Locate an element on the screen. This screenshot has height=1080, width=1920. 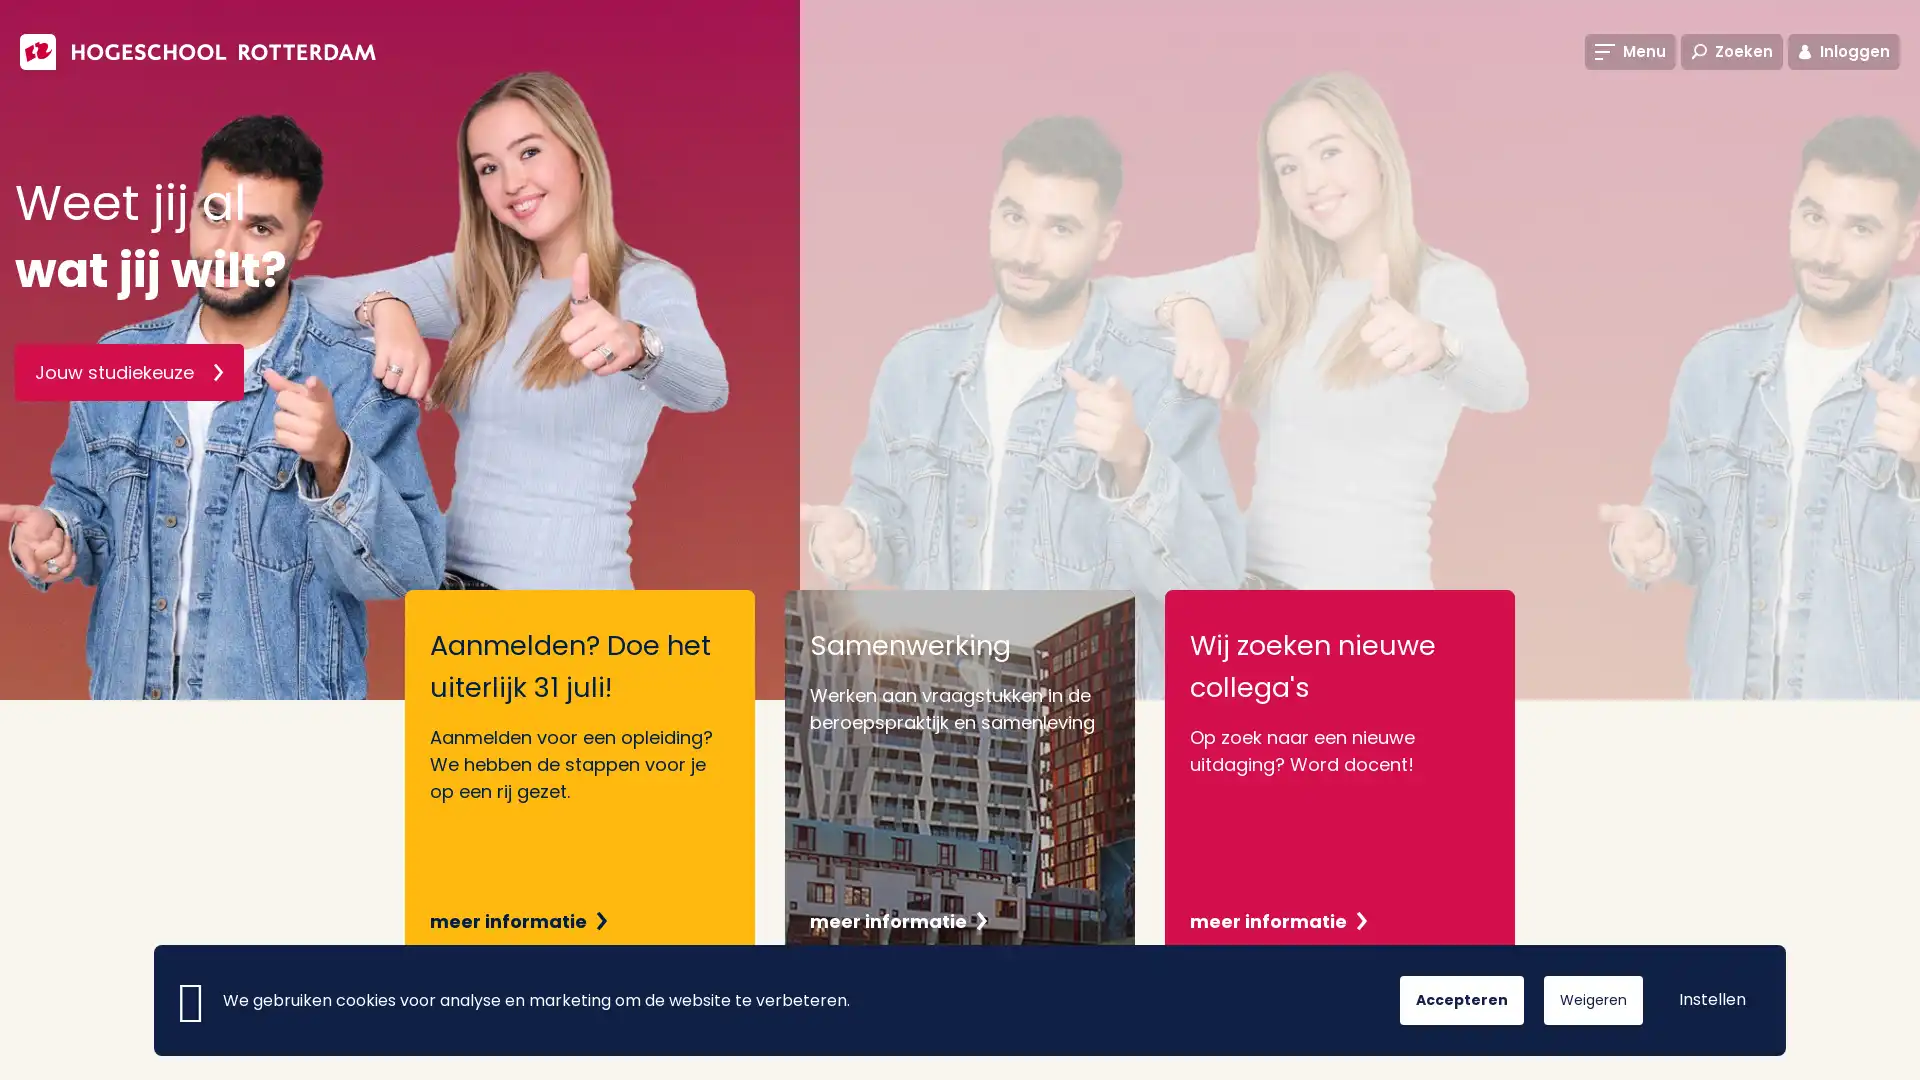
Accepteren is located at coordinates (1460, 1000).